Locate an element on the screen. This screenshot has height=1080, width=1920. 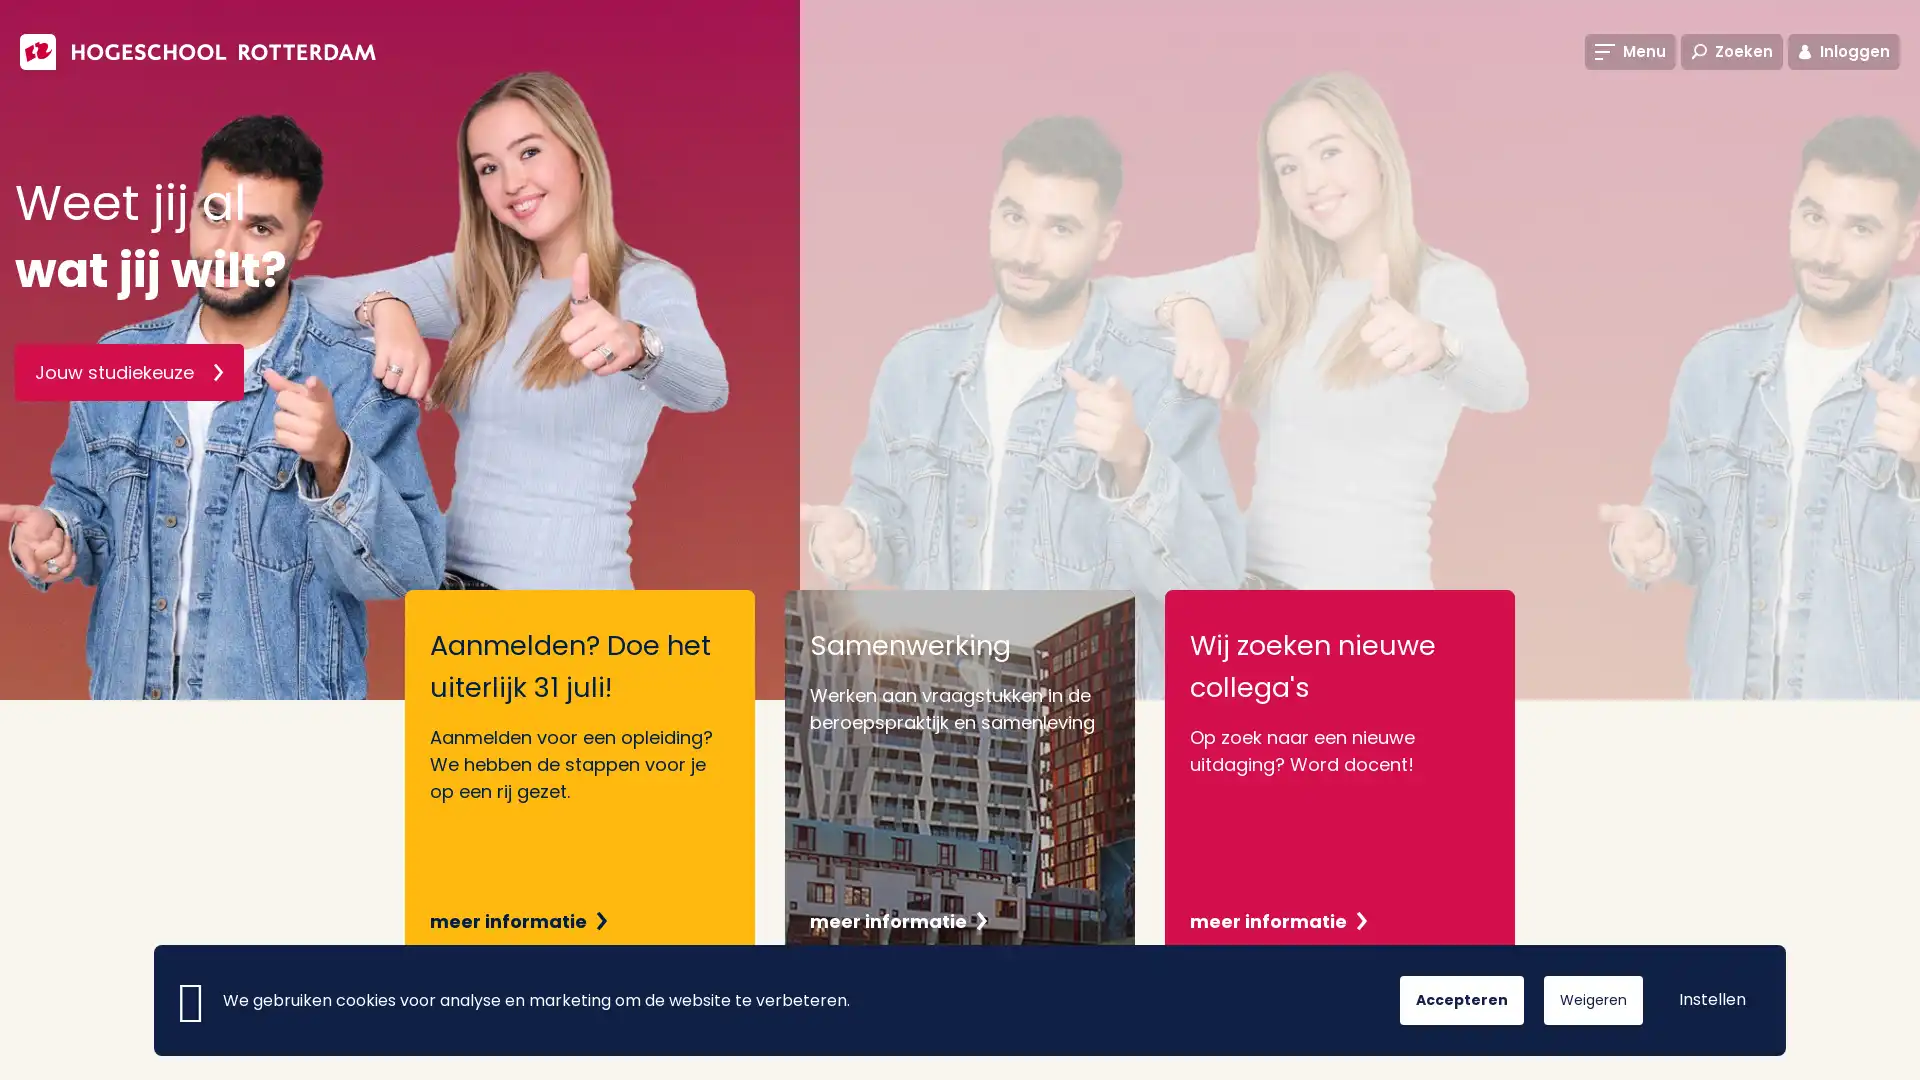
Accepteren is located at coordinates (1460, 1000).